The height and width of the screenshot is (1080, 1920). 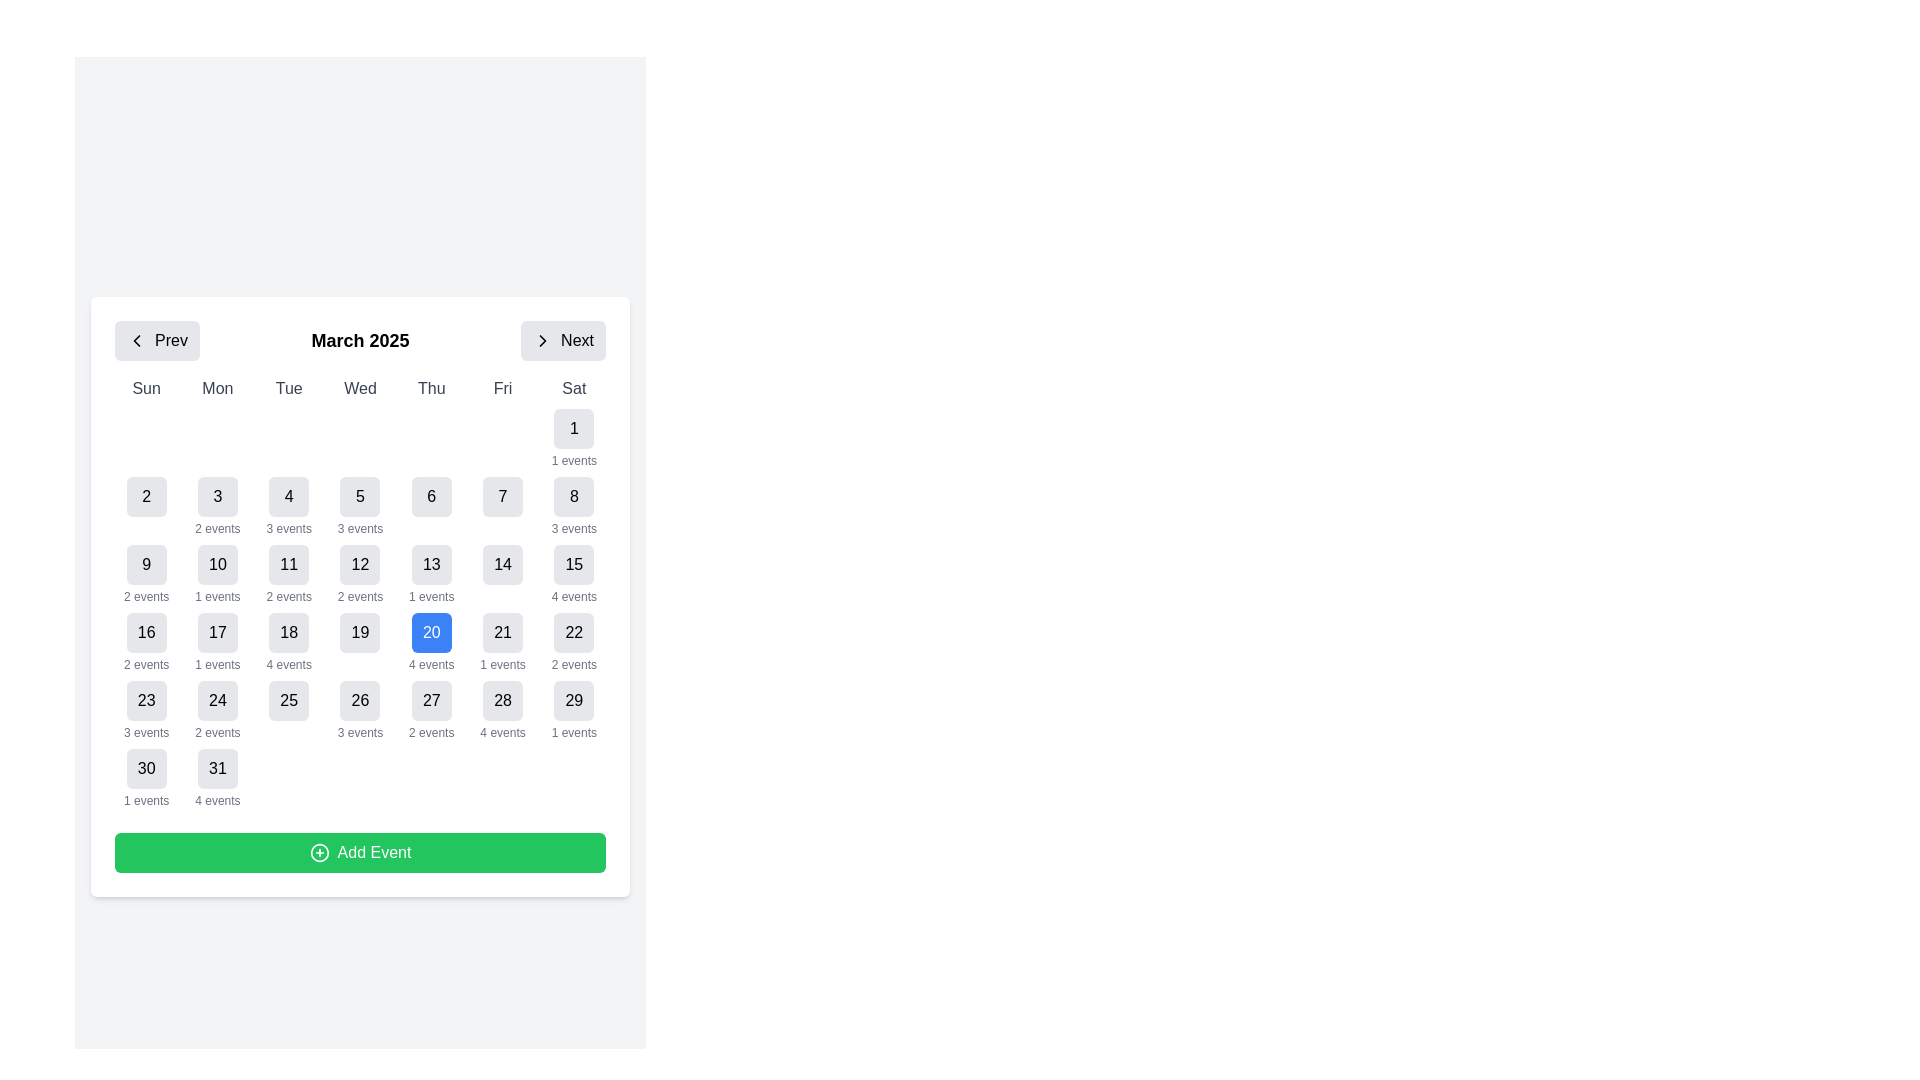 What do you see at coordinates (145, 643) in the screenshot?
I see `the Date cell representing the date '16' in the calendar grid located in the fourth row and first column` at bounding box center [145, 643].